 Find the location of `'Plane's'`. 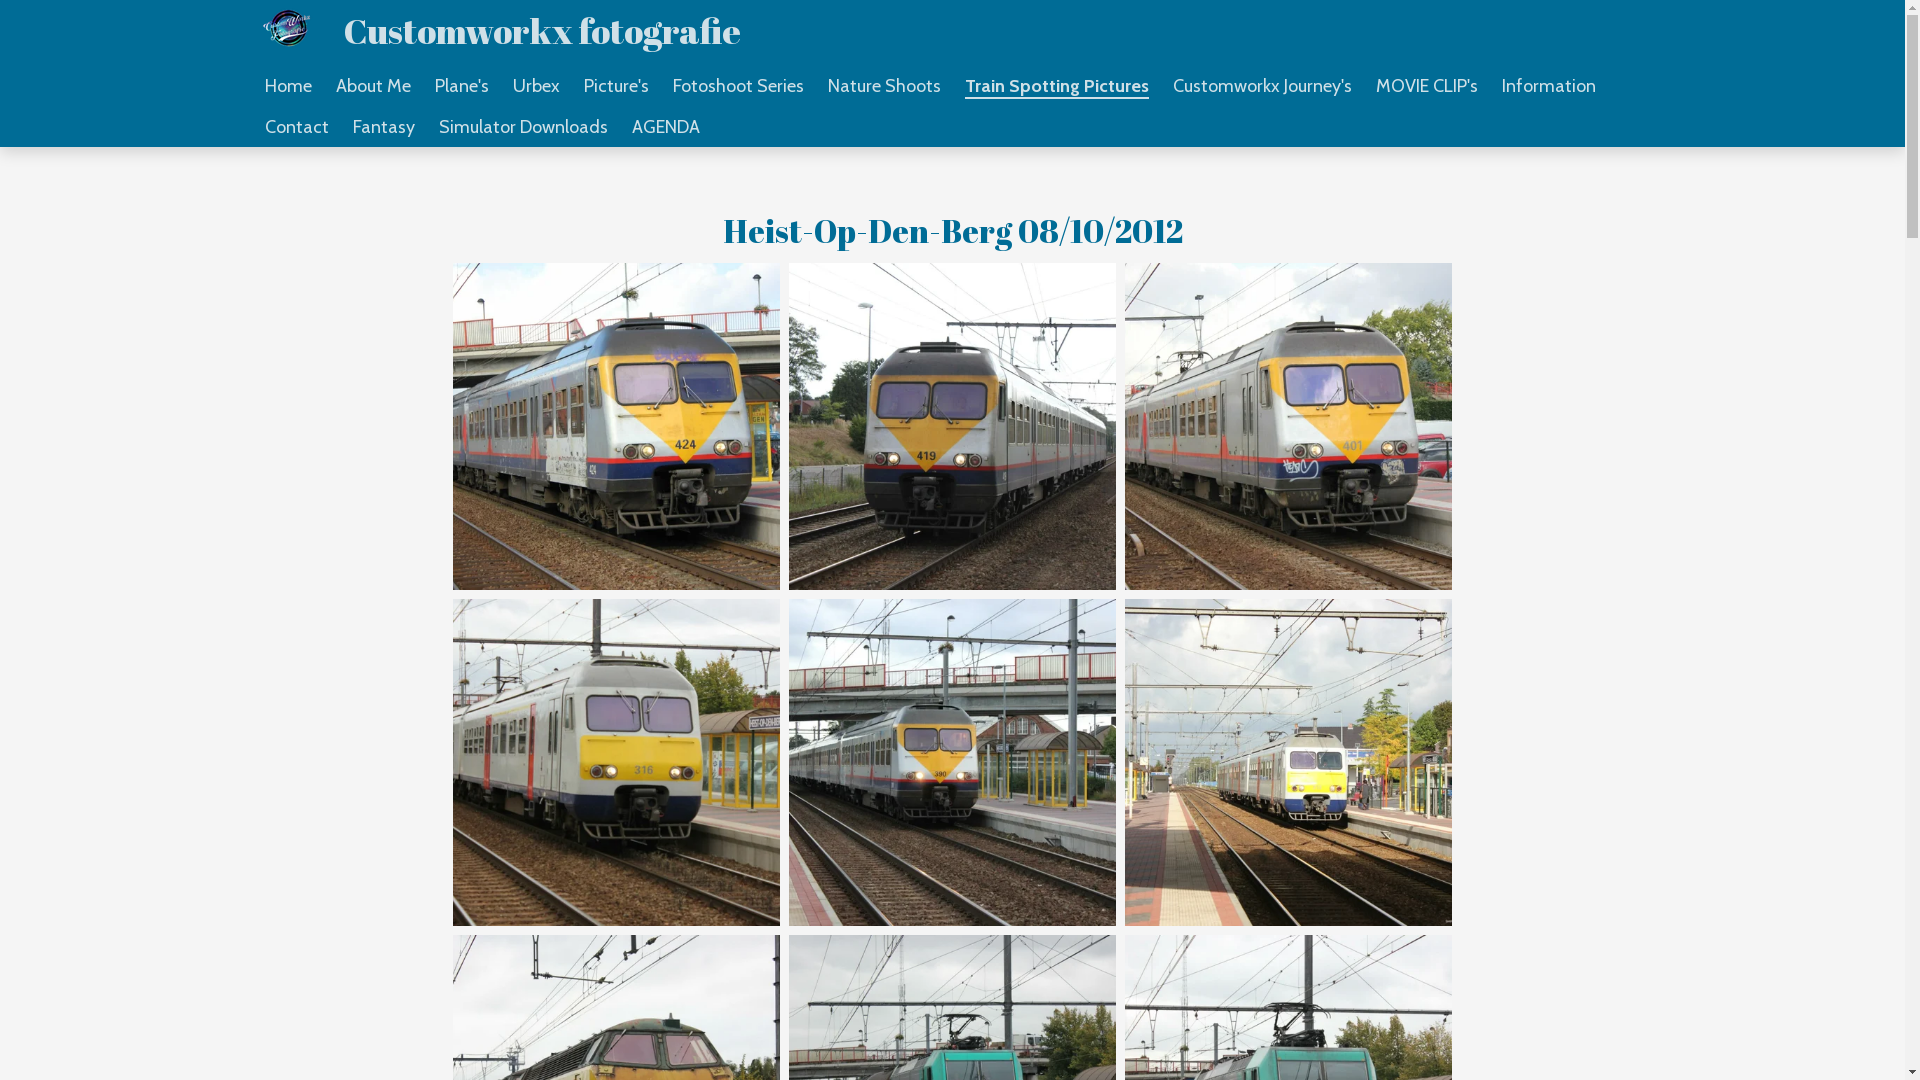

'Plane's' is located at coordinates (459, 84).